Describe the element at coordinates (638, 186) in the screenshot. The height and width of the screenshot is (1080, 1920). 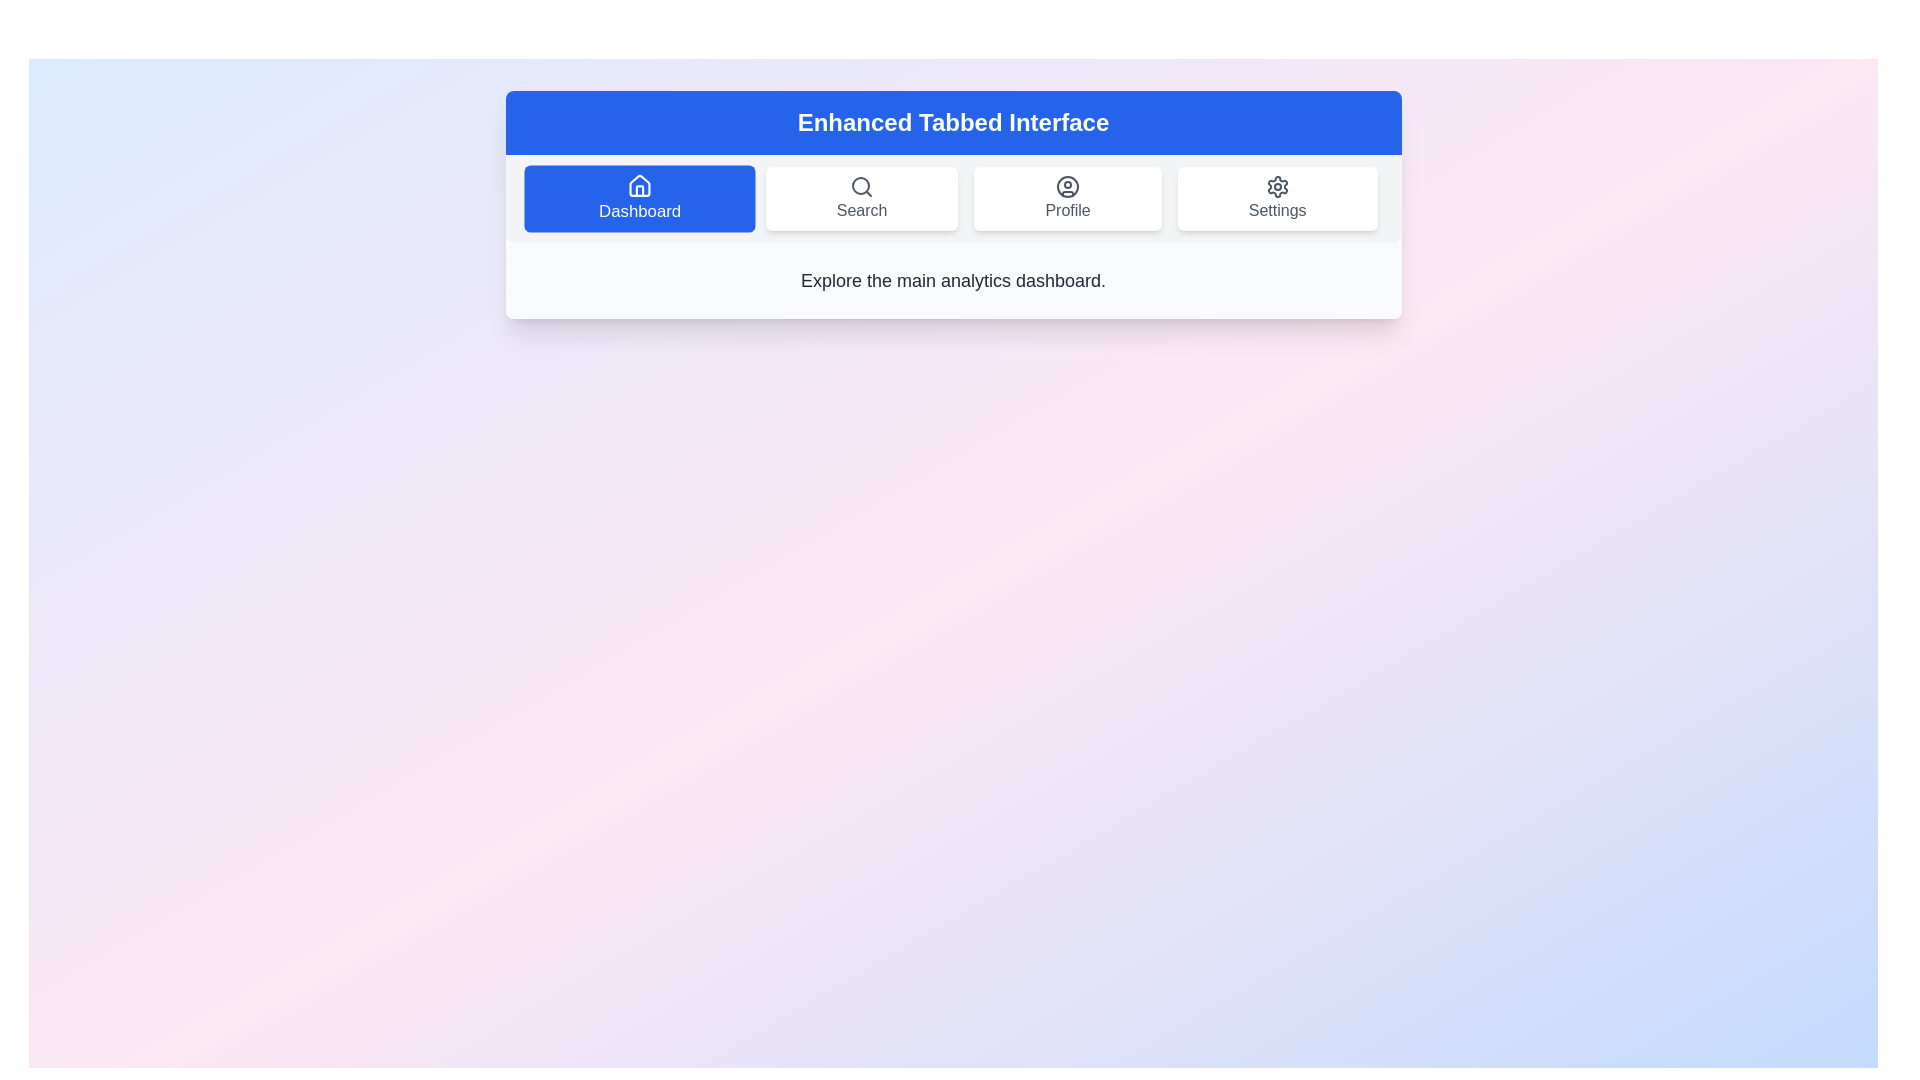
I see `the house icon in the horizontal navigation bar, which is white-filled with a blue rounded rectangle background and is adjacent to the 'Dashboard' text label` at that location.